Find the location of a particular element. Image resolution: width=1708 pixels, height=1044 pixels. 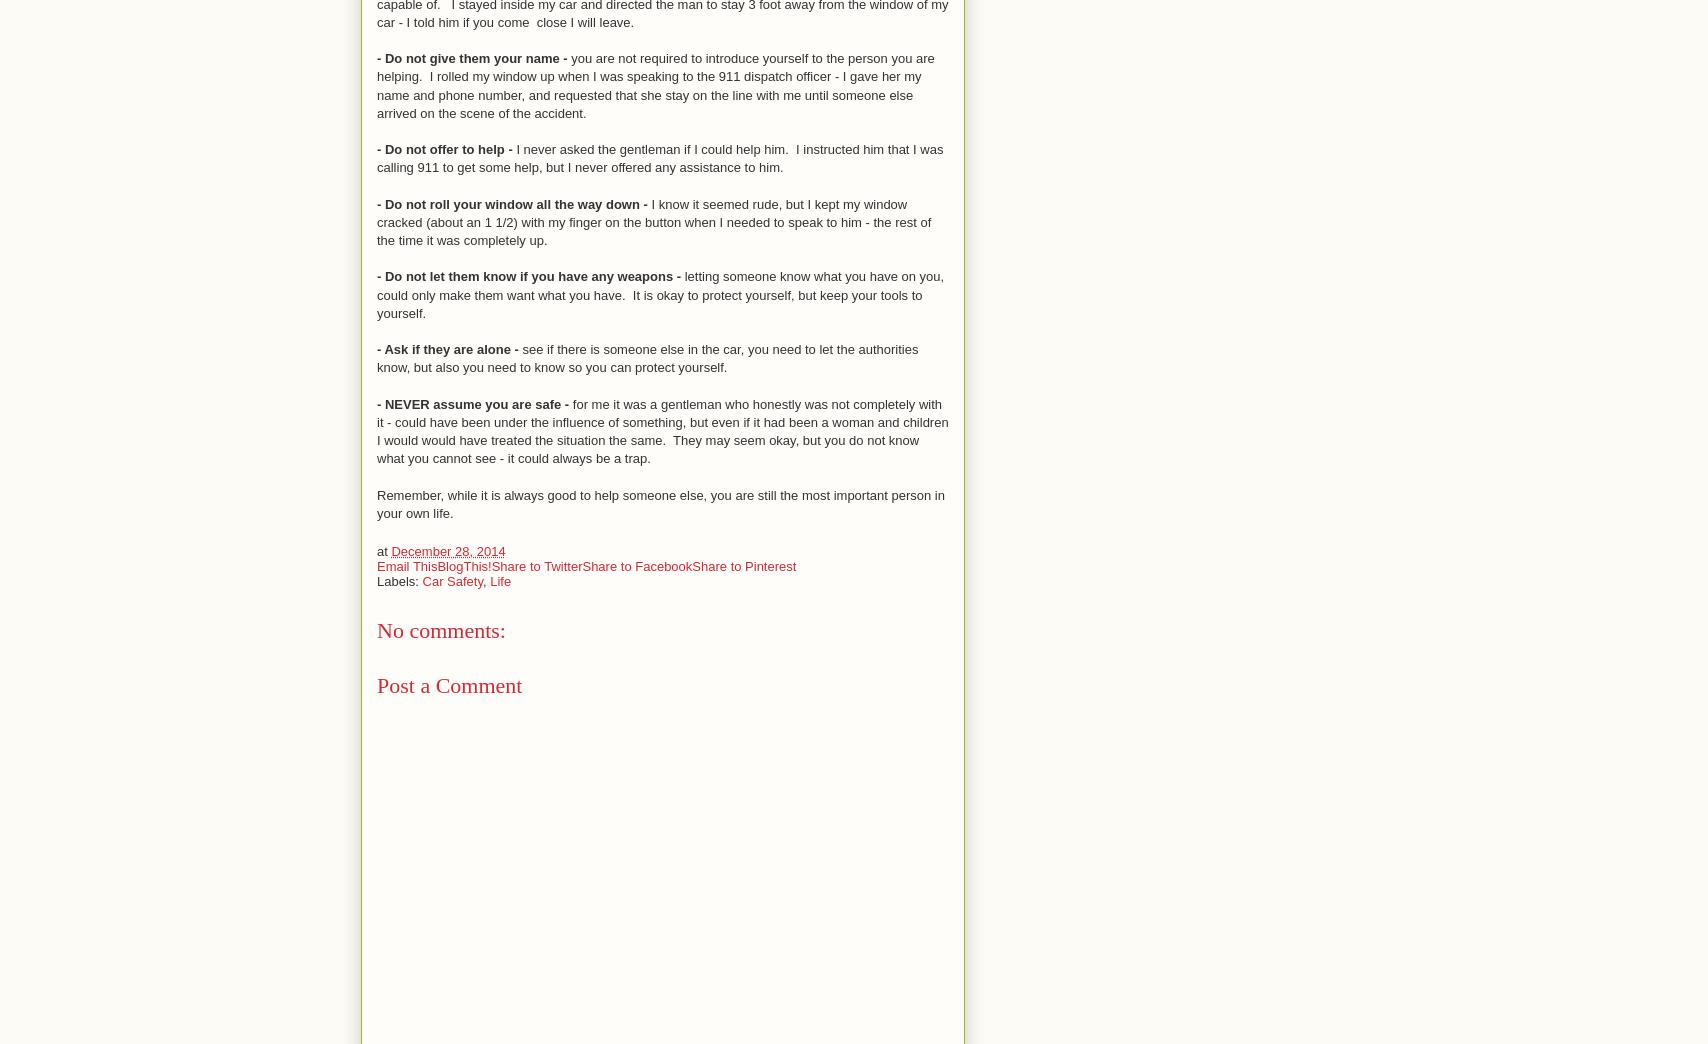

'you are not required to introduce yourself to the person you are helping.  I rolled my window up when I was speaking to the 911 dispatch officer - I gave her my name and phone number, and requested that she stay on the line with me until someone else arrived on the scene of the accident.' is located at coordinates (655, 85).